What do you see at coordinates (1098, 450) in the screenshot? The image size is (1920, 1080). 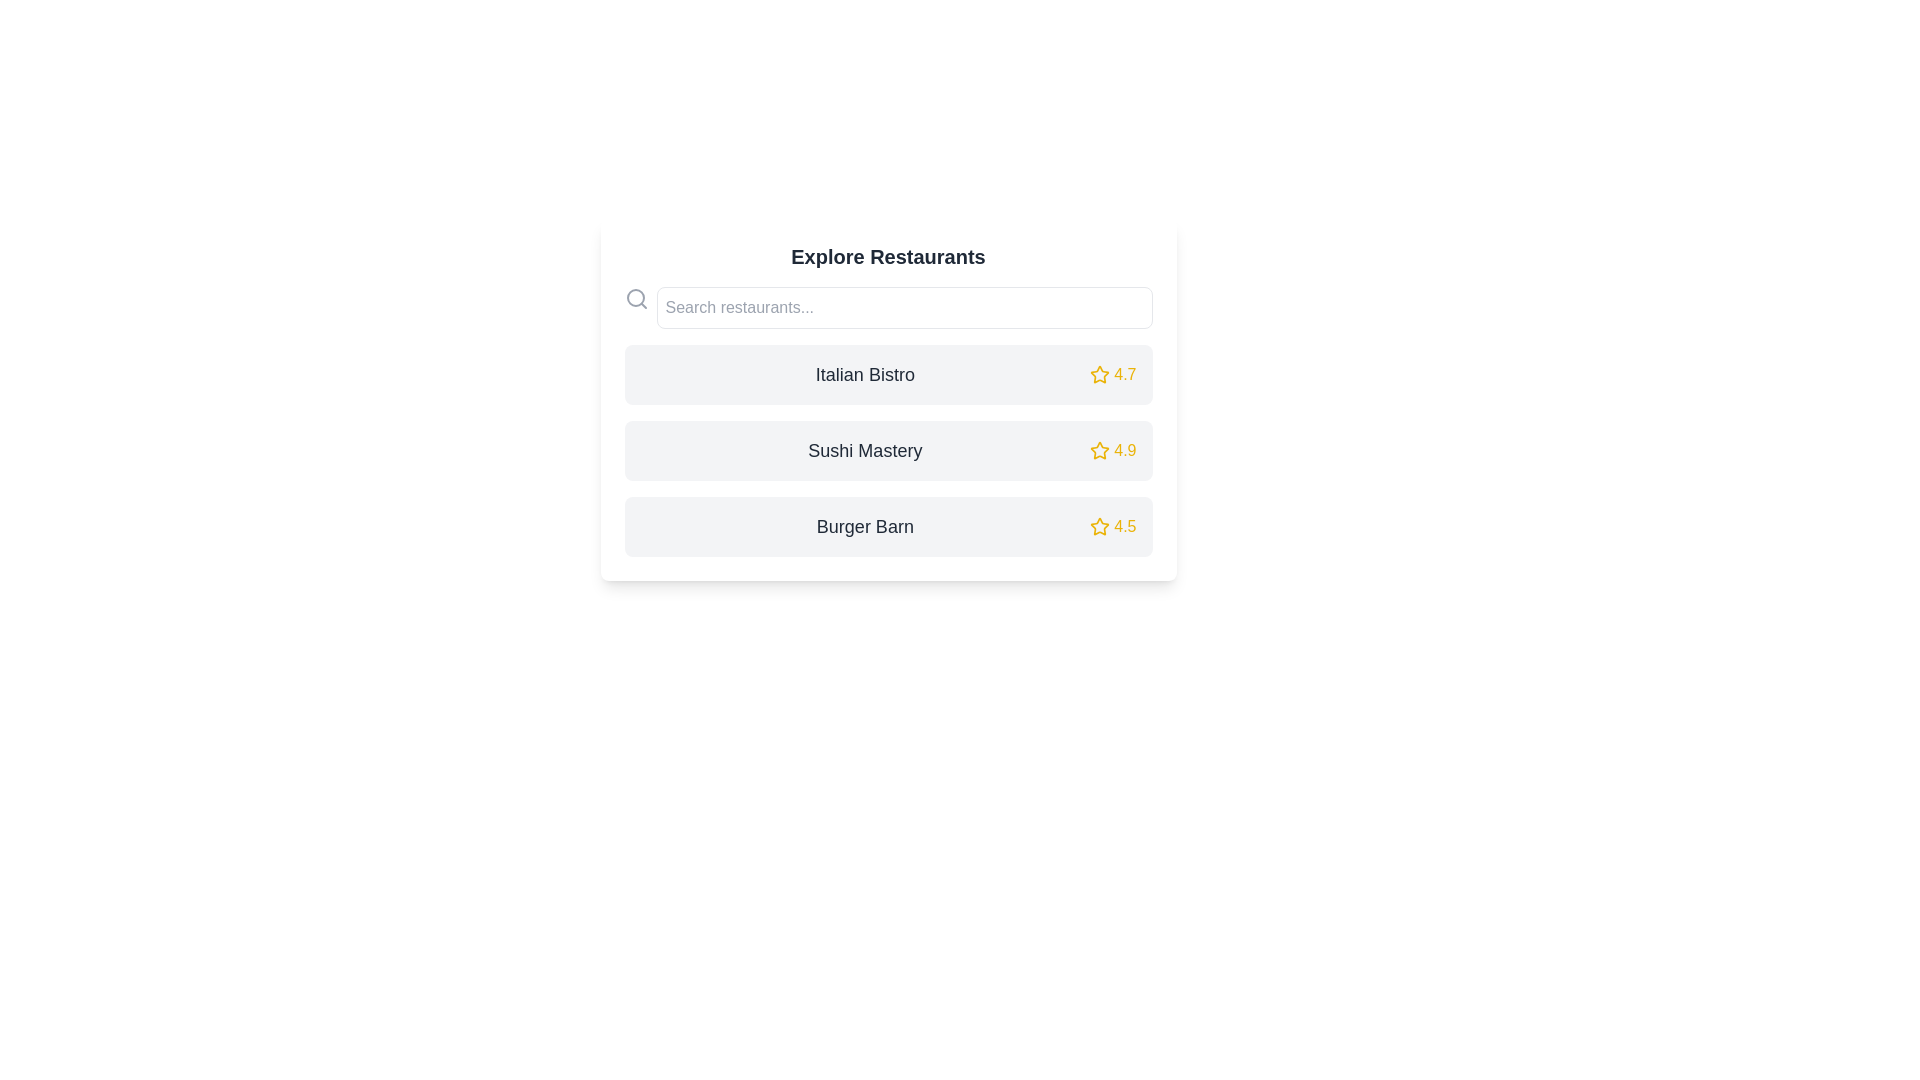 I see `the second star-shaped icon with a yellow outline representing the rating for 'Sushi Mastery' to interact with it` at bounding box center [1098, 450].